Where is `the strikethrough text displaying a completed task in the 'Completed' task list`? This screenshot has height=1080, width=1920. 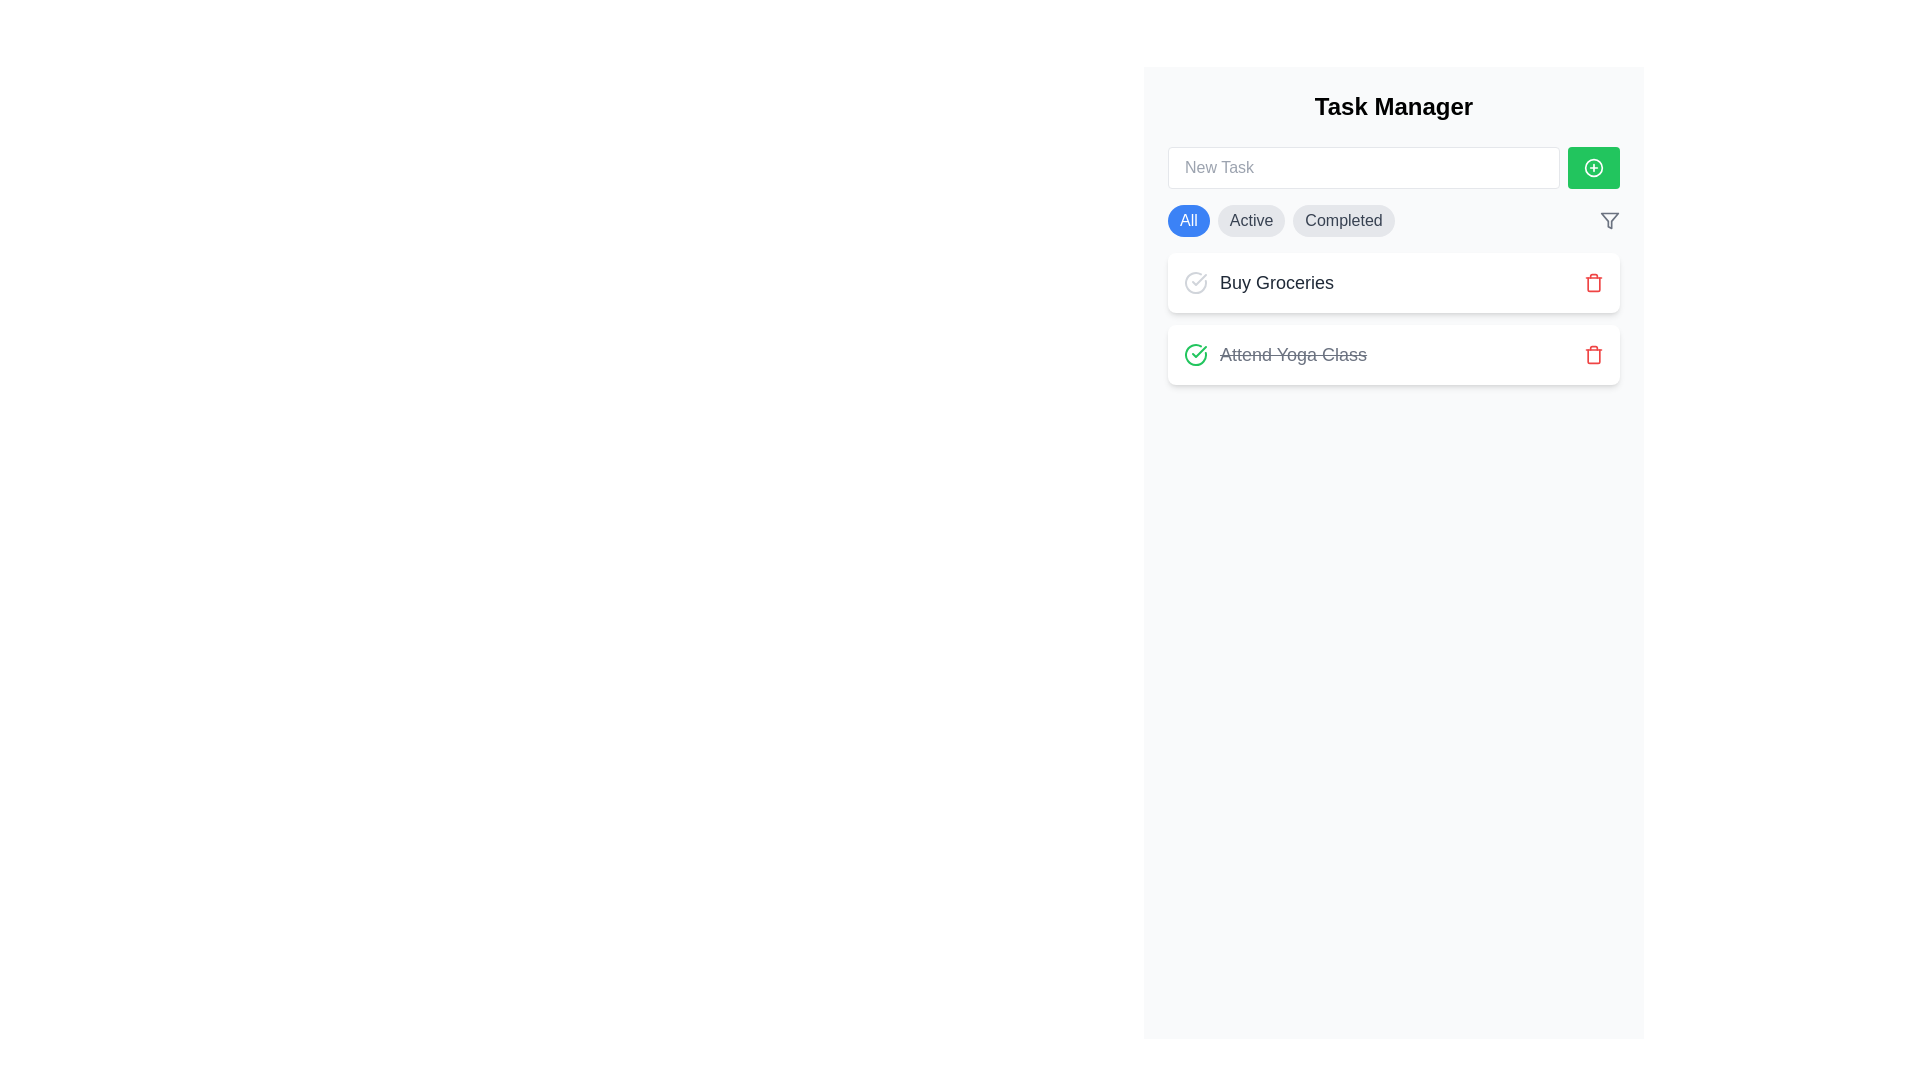
the strikethrough text displaying a completed task in the 'Completed' task list is located at coordinates (1274, 353).